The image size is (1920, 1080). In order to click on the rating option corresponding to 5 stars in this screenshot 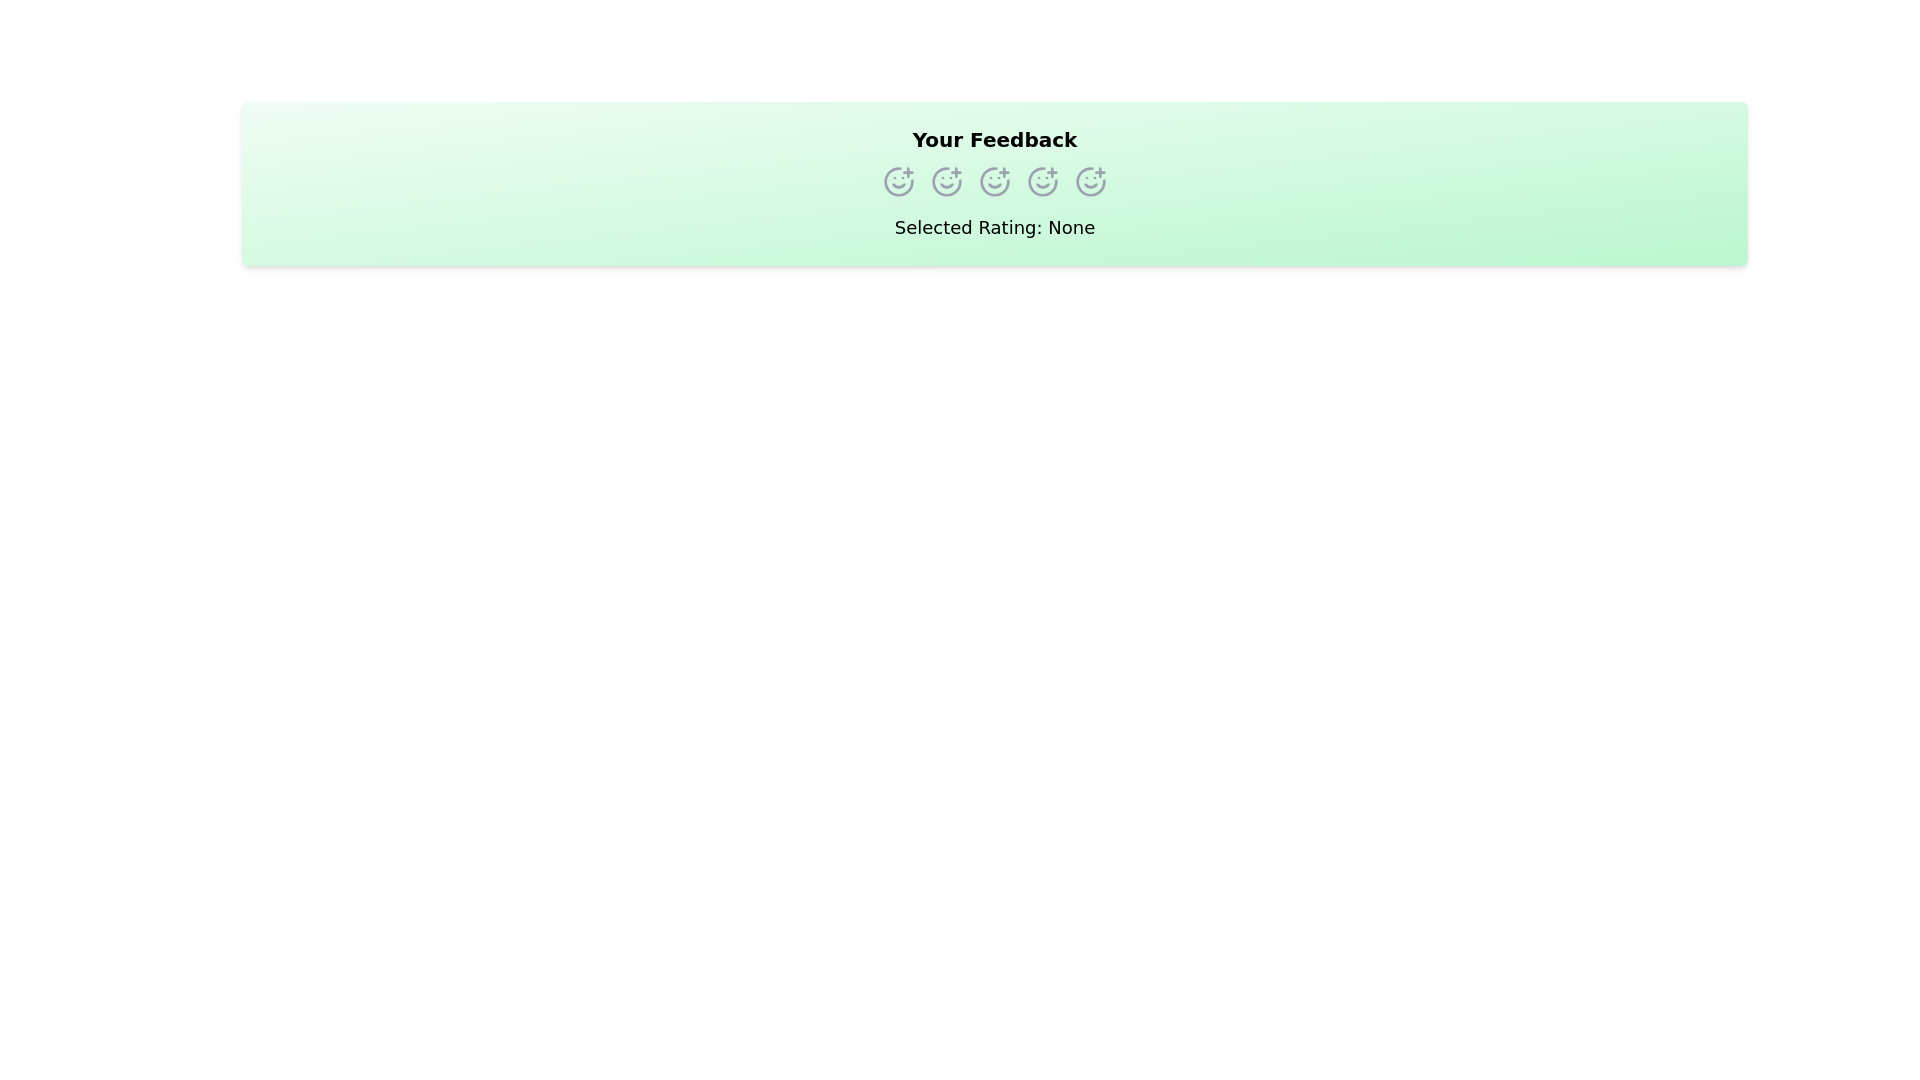, I will do `click(1089, 181)`.